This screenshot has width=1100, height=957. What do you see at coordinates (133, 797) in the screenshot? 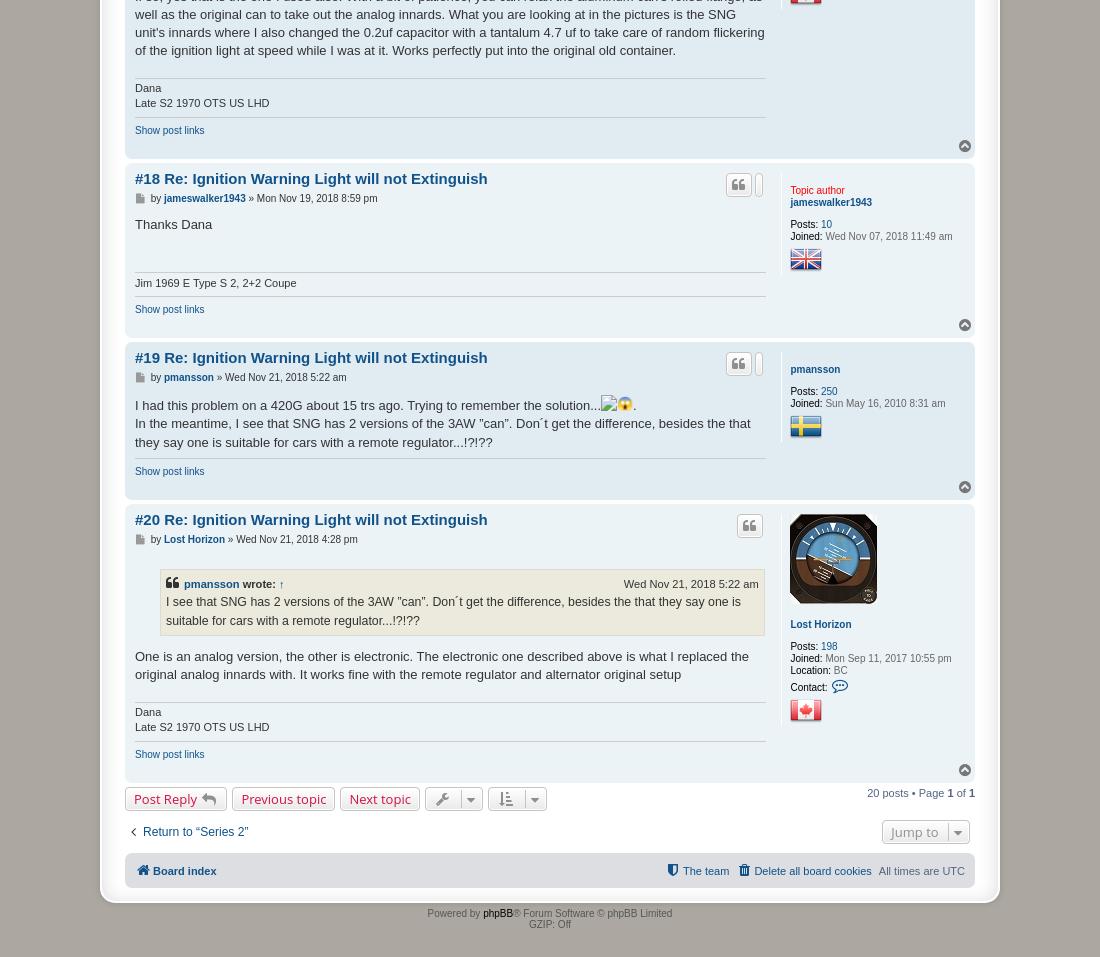
I see `'Post Reply'` at bounding box center [133, 797].